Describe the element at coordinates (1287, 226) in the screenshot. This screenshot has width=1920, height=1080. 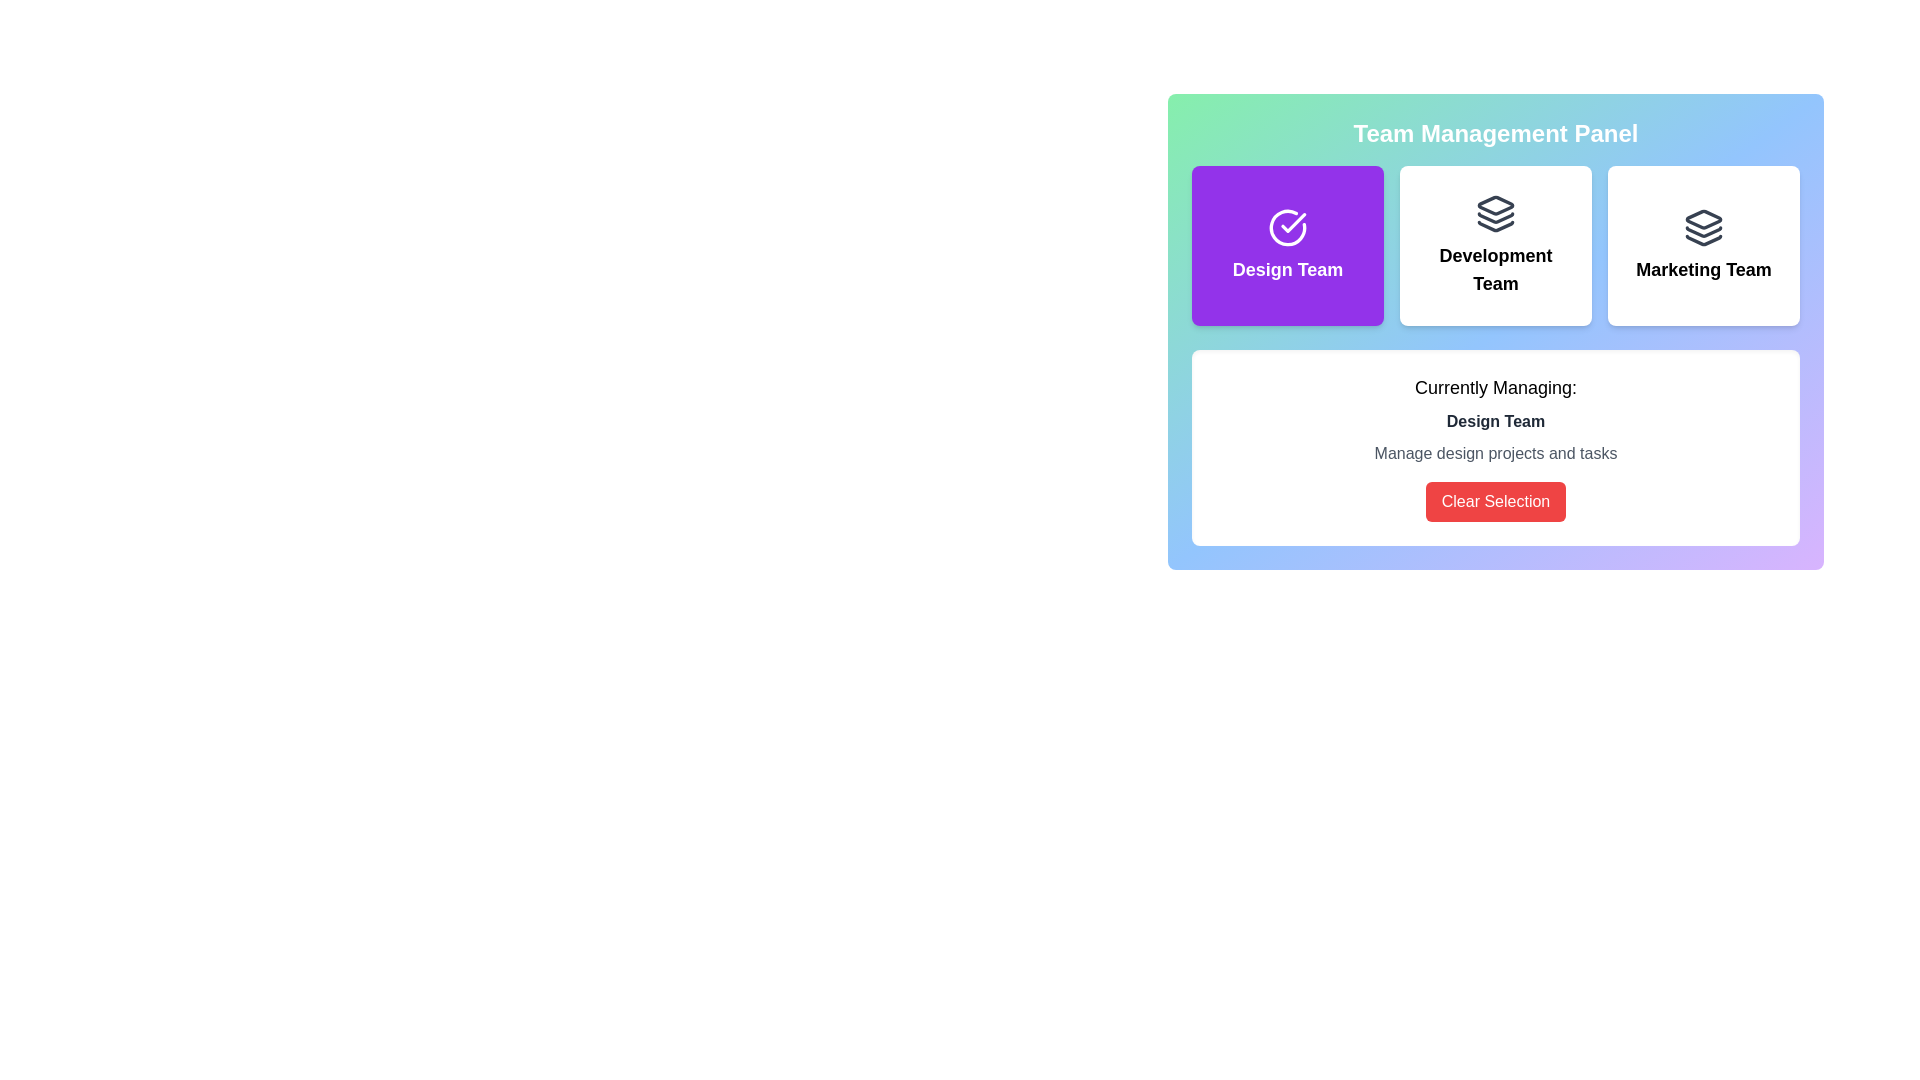
I see `the 'Design Team' icon located in the top-left corner of the horizontal layout, which serves as a visual indicator for team selection` at that location.